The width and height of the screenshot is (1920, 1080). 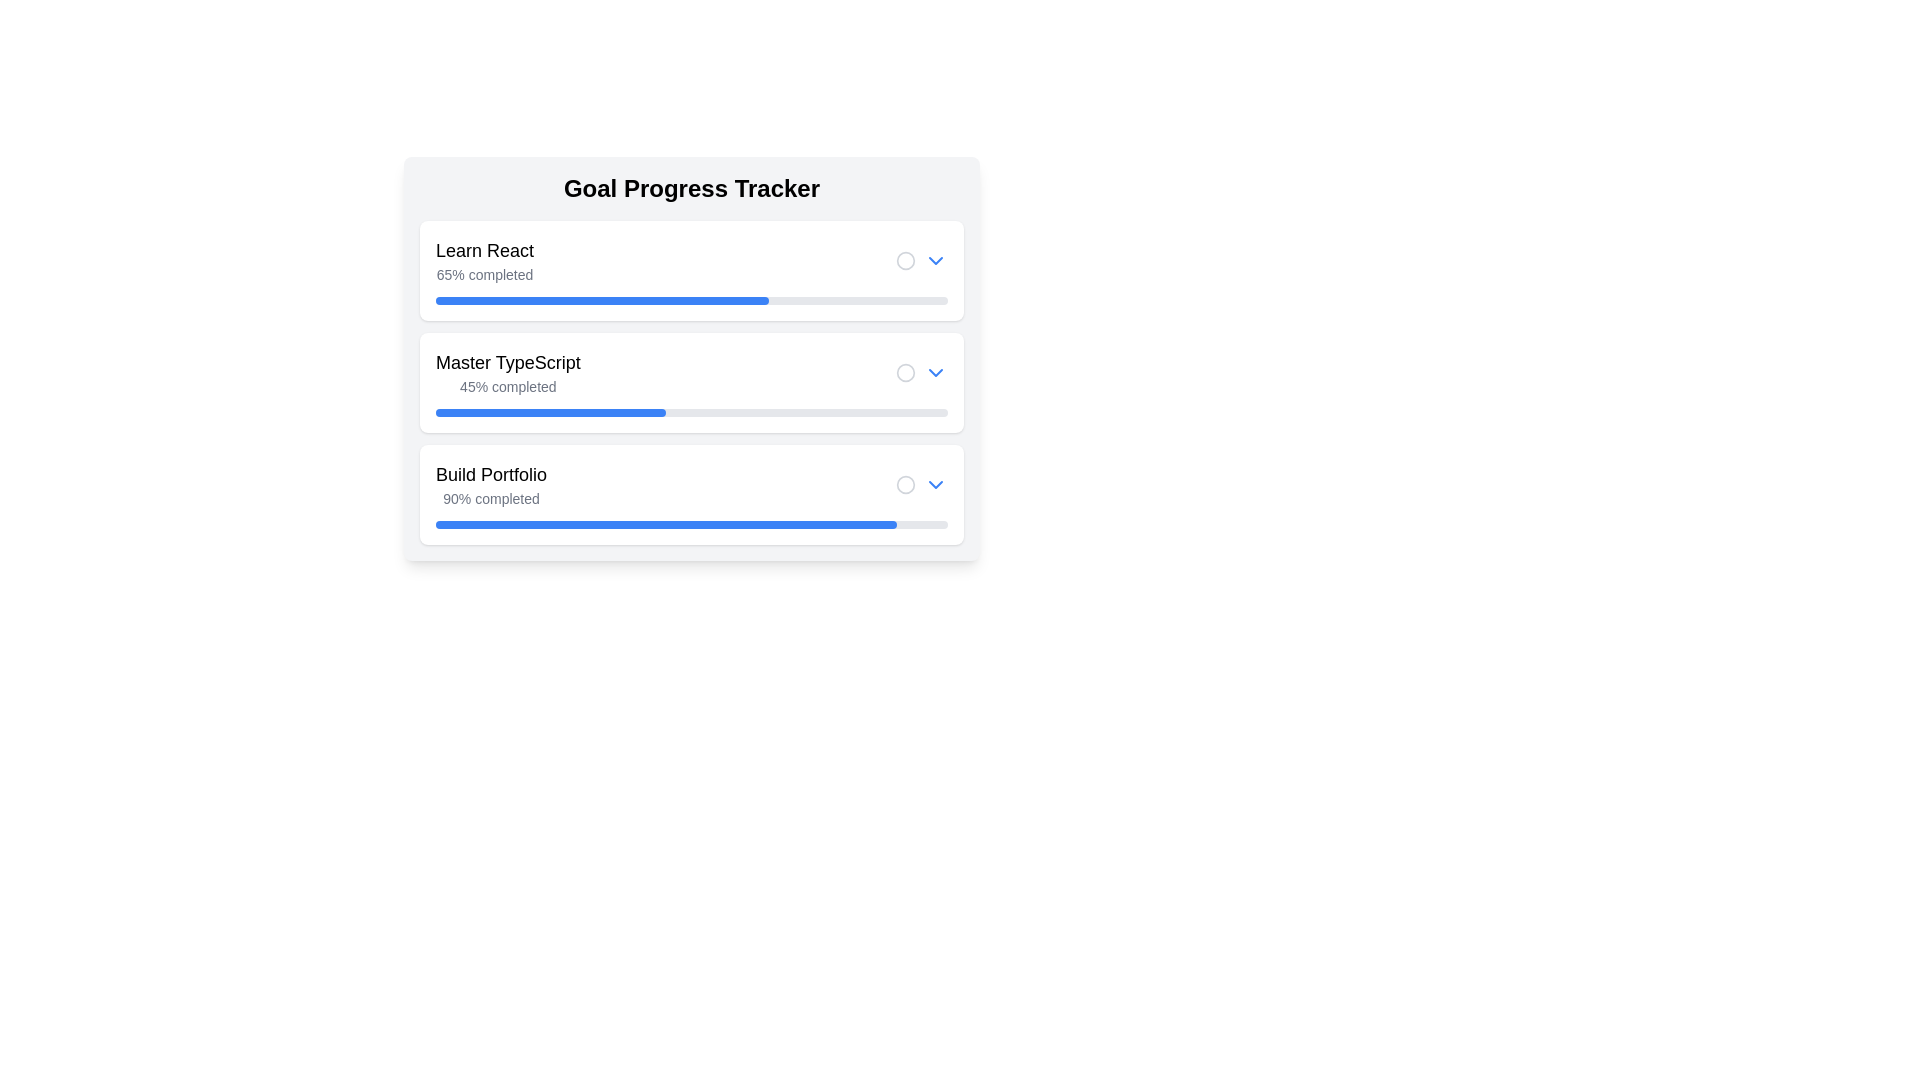 I want to click on the clickable button for expanding or collapsing additional information associated with the 'Build Portfolio' goal item, located to the right of the goal title and progress bar, so click(x=935, y=485).